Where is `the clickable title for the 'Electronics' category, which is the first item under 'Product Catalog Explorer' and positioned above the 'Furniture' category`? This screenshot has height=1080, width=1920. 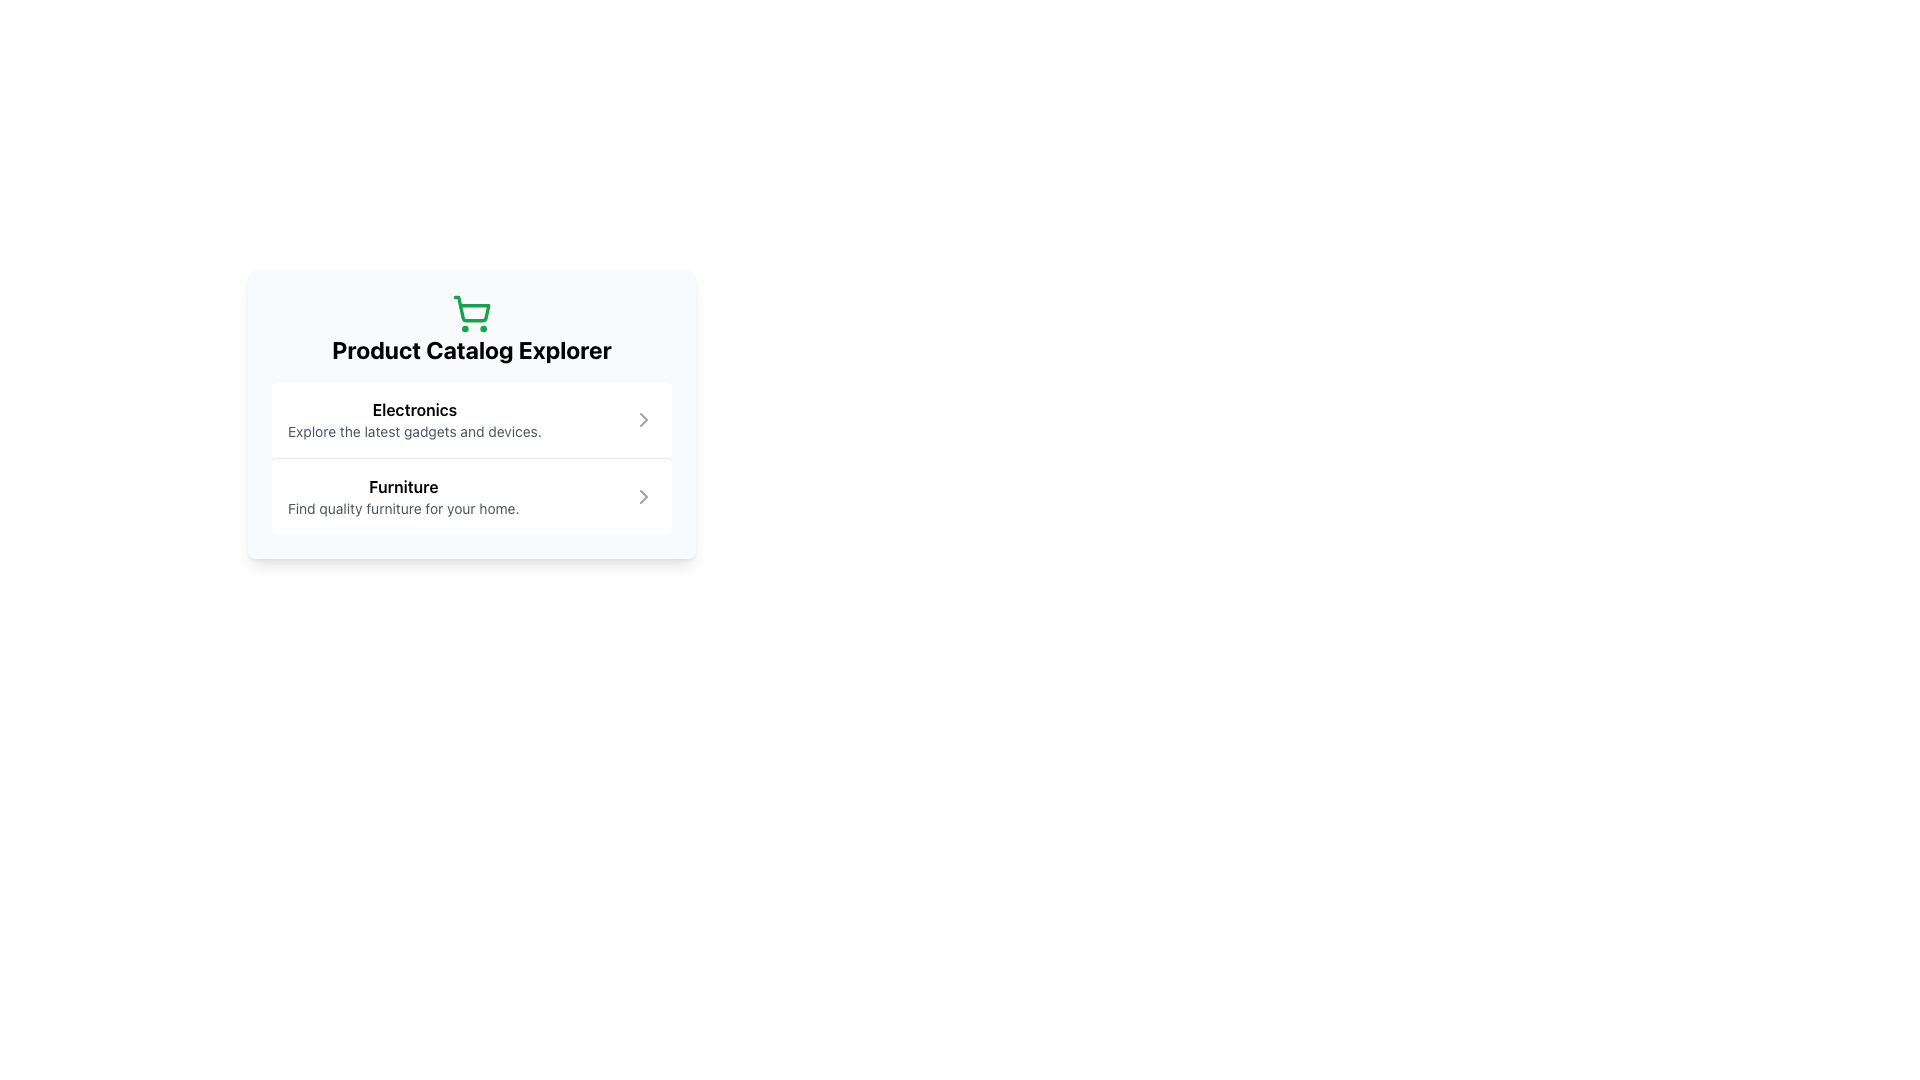
the clickable title for the 'Electronics' category, which is the first item under 'Product Catalog Explorer' and positioned above the 'Furniture' category is located at coordinates (413, 419).